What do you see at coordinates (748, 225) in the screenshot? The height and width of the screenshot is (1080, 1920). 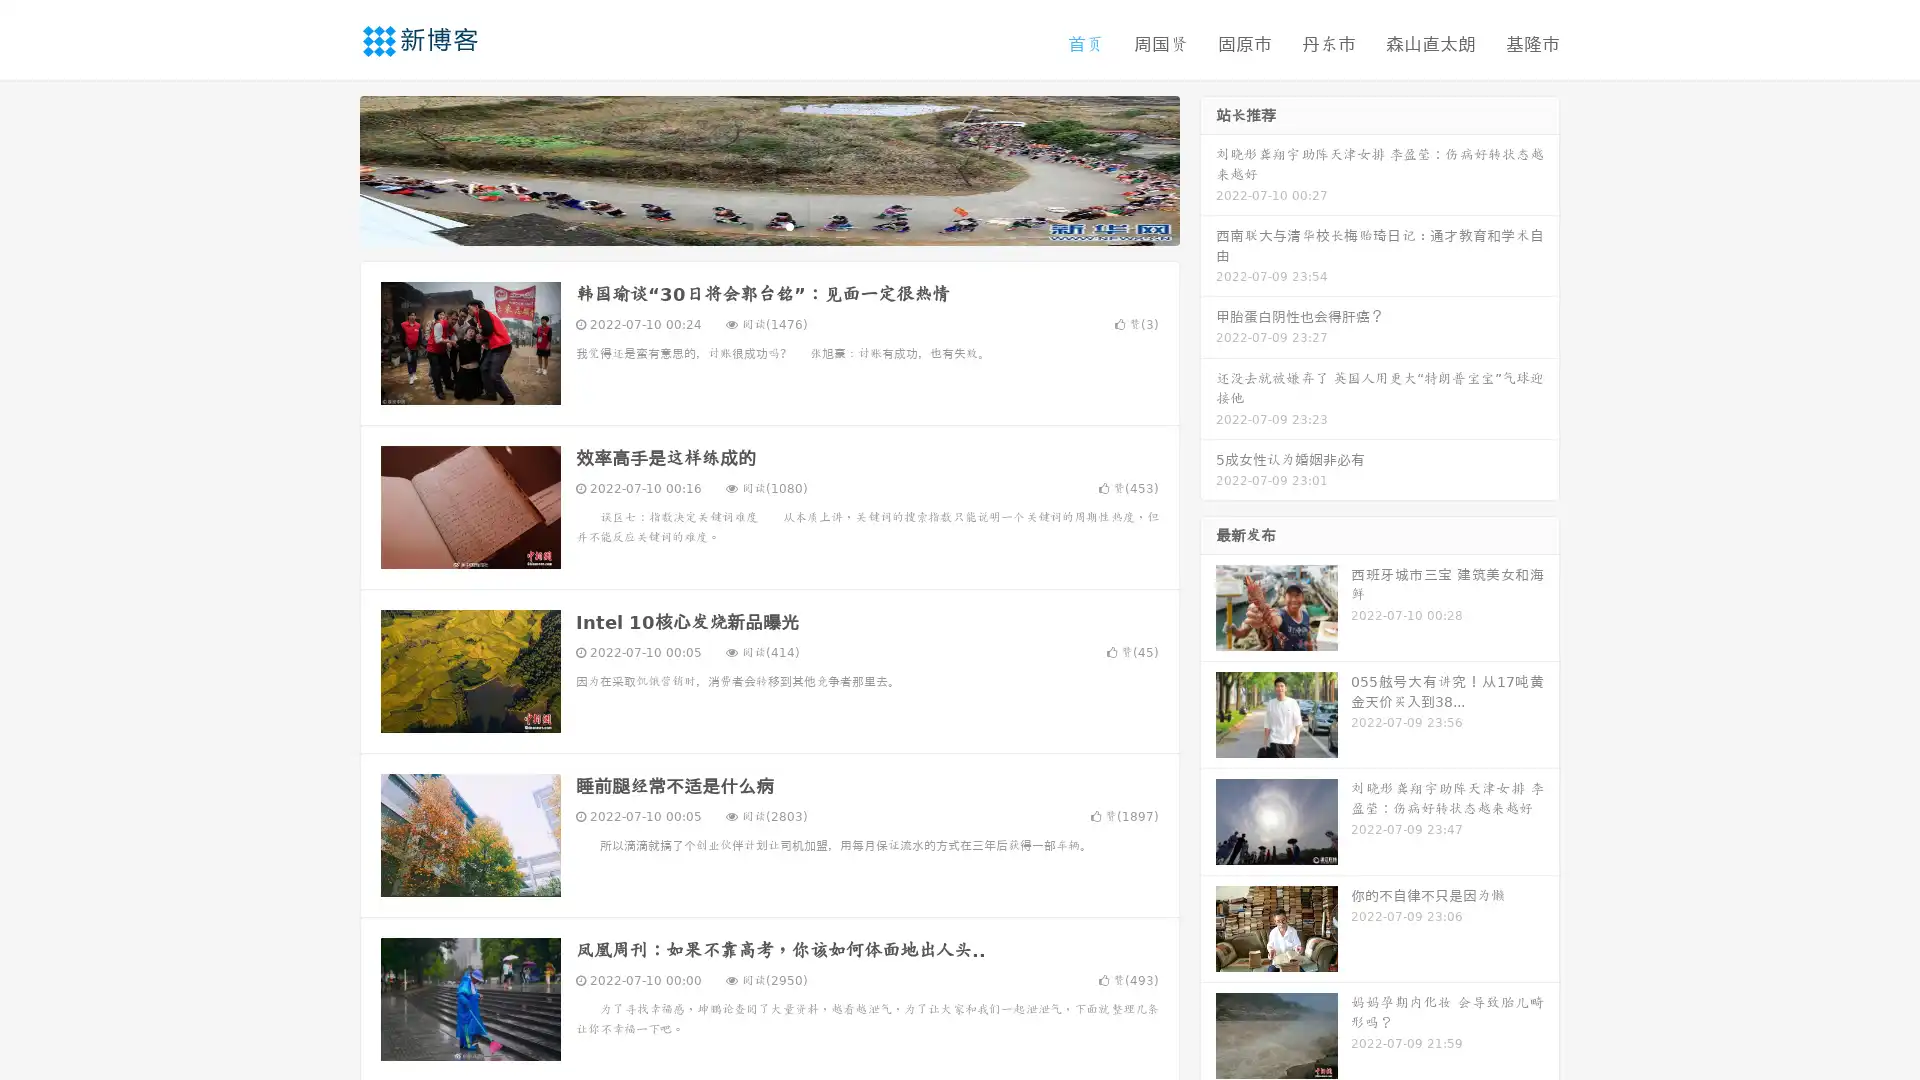 I see `Go to slide 1` at bounding box center [748, 225].